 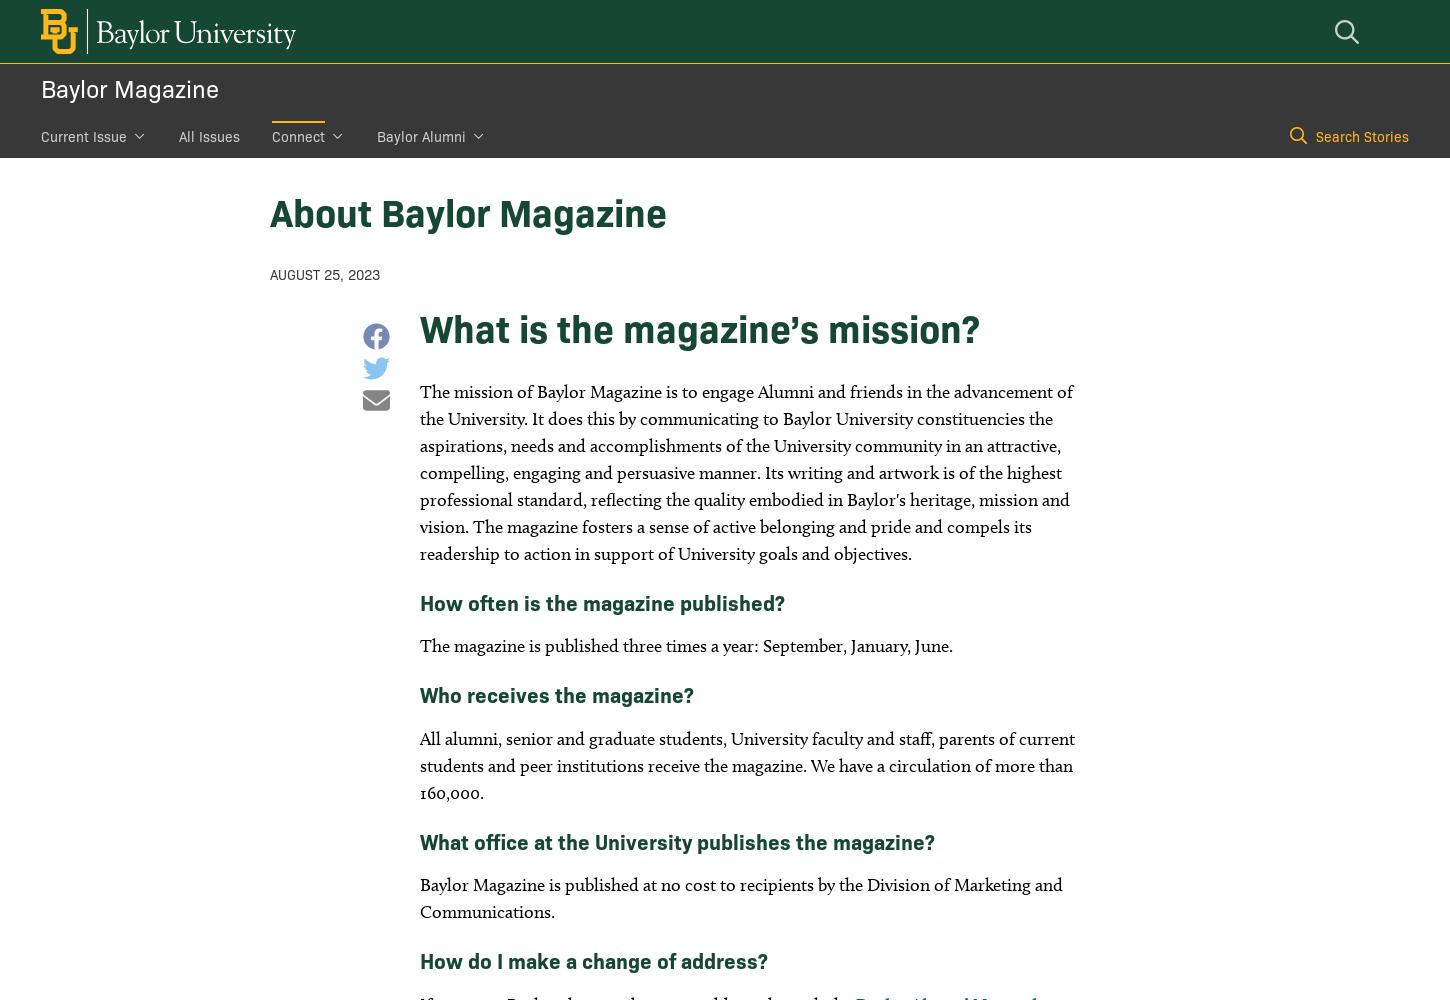 What do you see at coordinates (269, 209) in the screenshot?
I see `'About Baylor Magazine'` at bounding box center [269, 209].